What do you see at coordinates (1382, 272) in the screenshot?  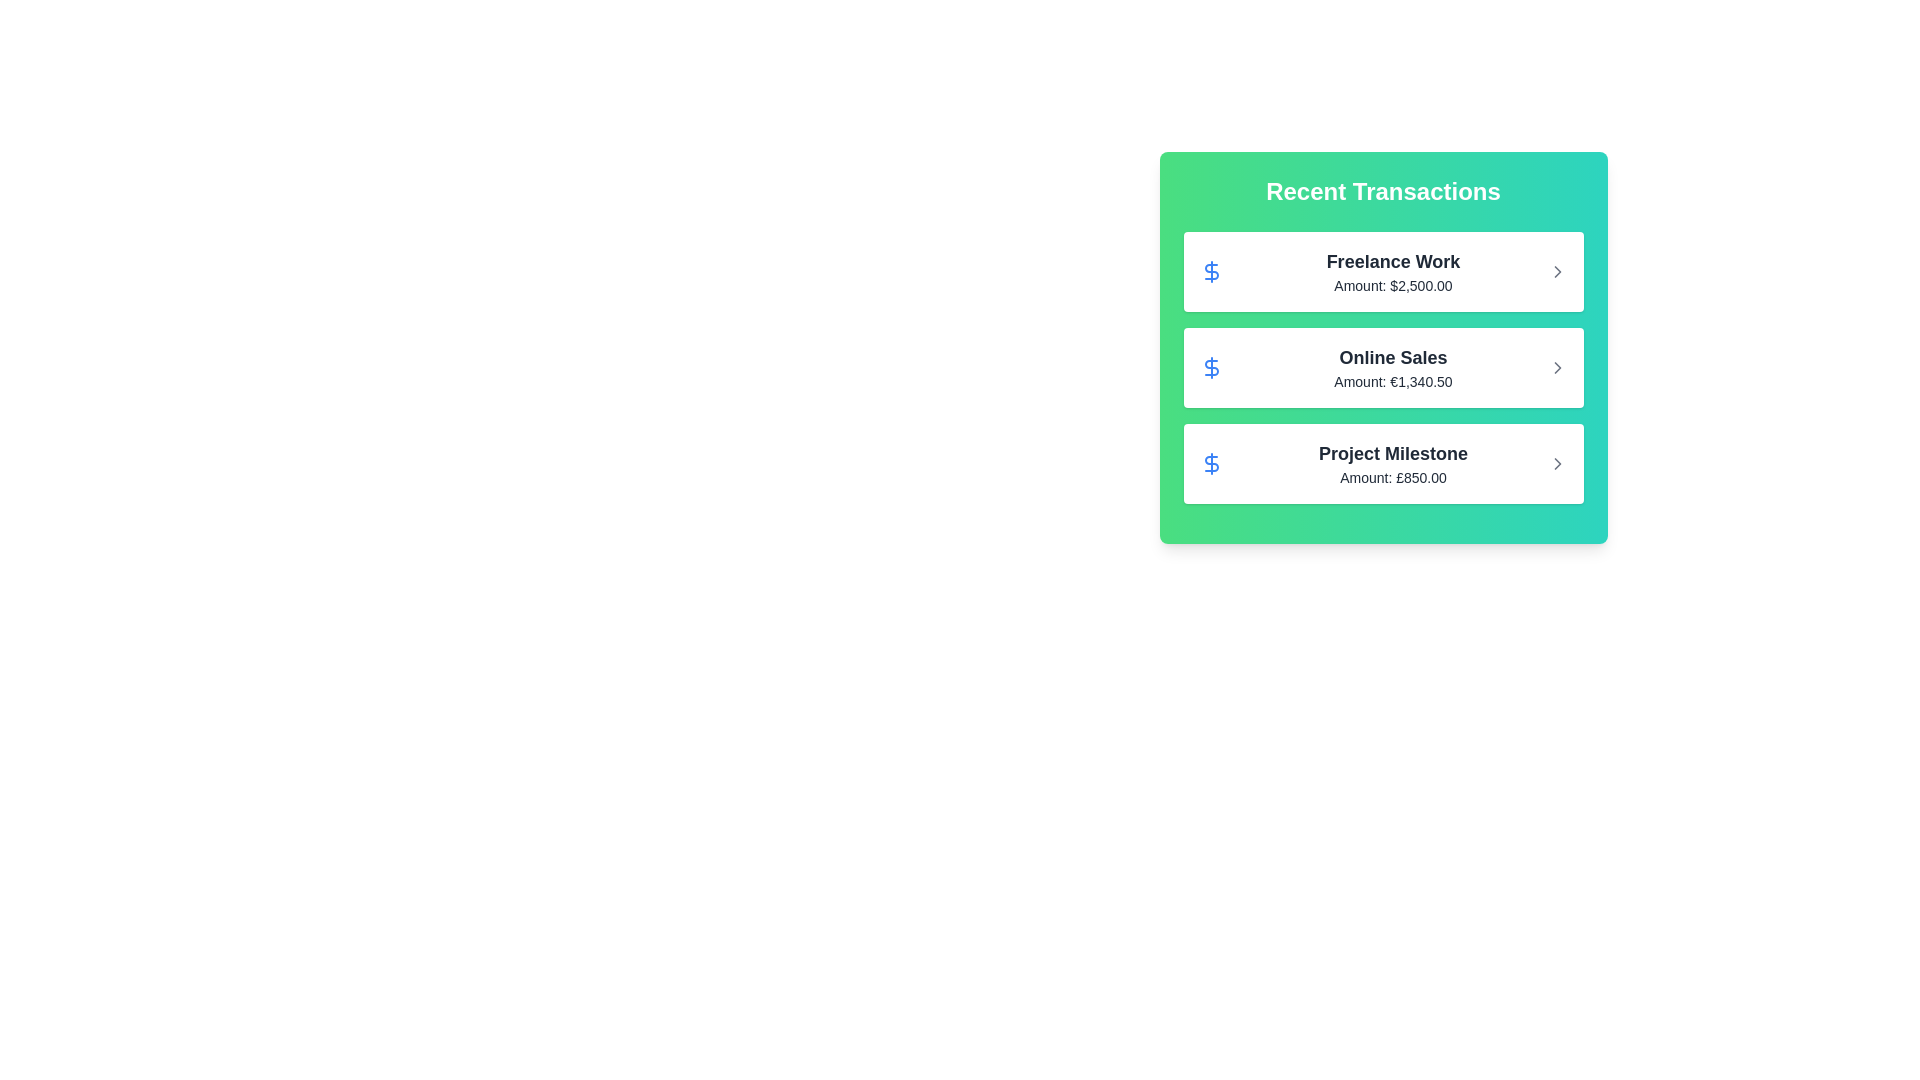 I see `the Information card displaying the summary of the transaction titled 'Freelance Work' with a monetary value of $2,500.00, which is the first item in the vertical list below the 'Recent Transactions' header` at bounding box center [1382, 272].